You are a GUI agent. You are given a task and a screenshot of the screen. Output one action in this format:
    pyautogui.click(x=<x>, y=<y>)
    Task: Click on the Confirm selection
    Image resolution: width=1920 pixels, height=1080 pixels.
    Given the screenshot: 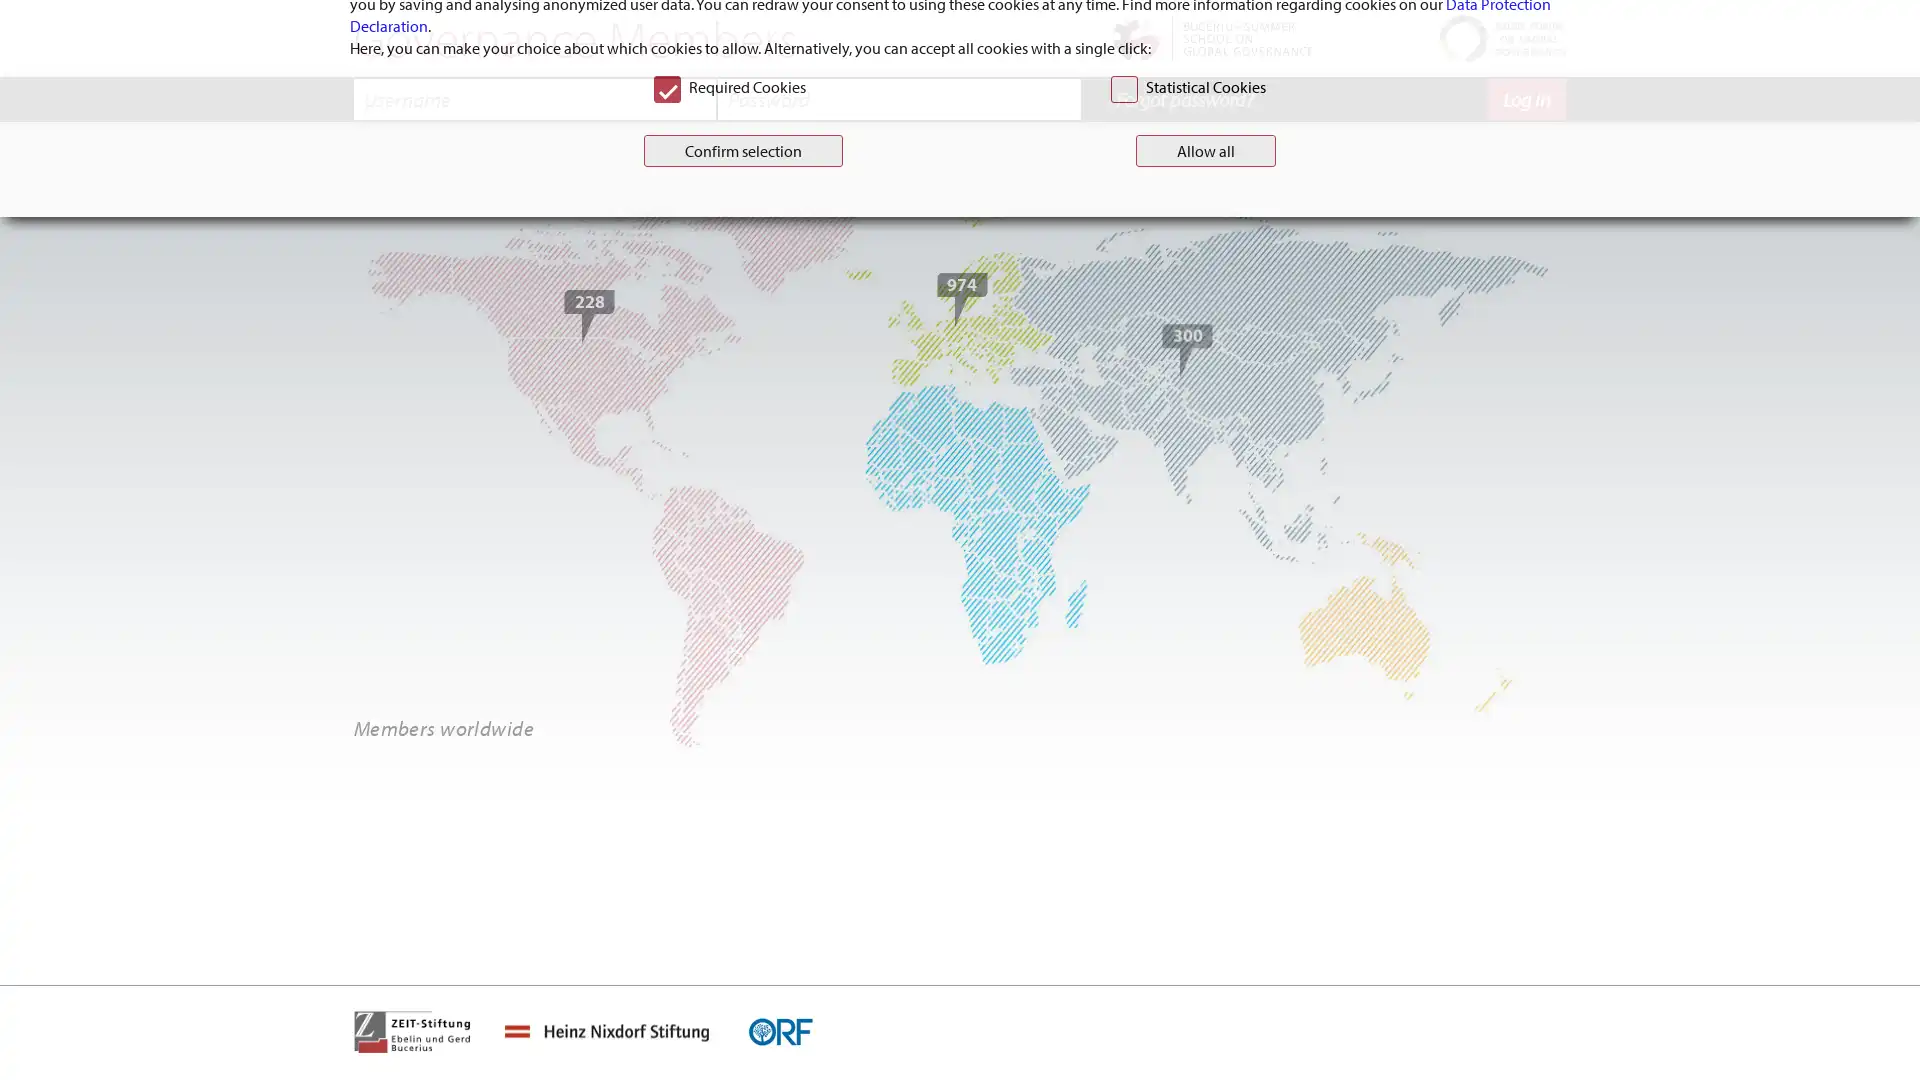 What is the action you would take?
    pyautogui.click(x=741, y=635)
    